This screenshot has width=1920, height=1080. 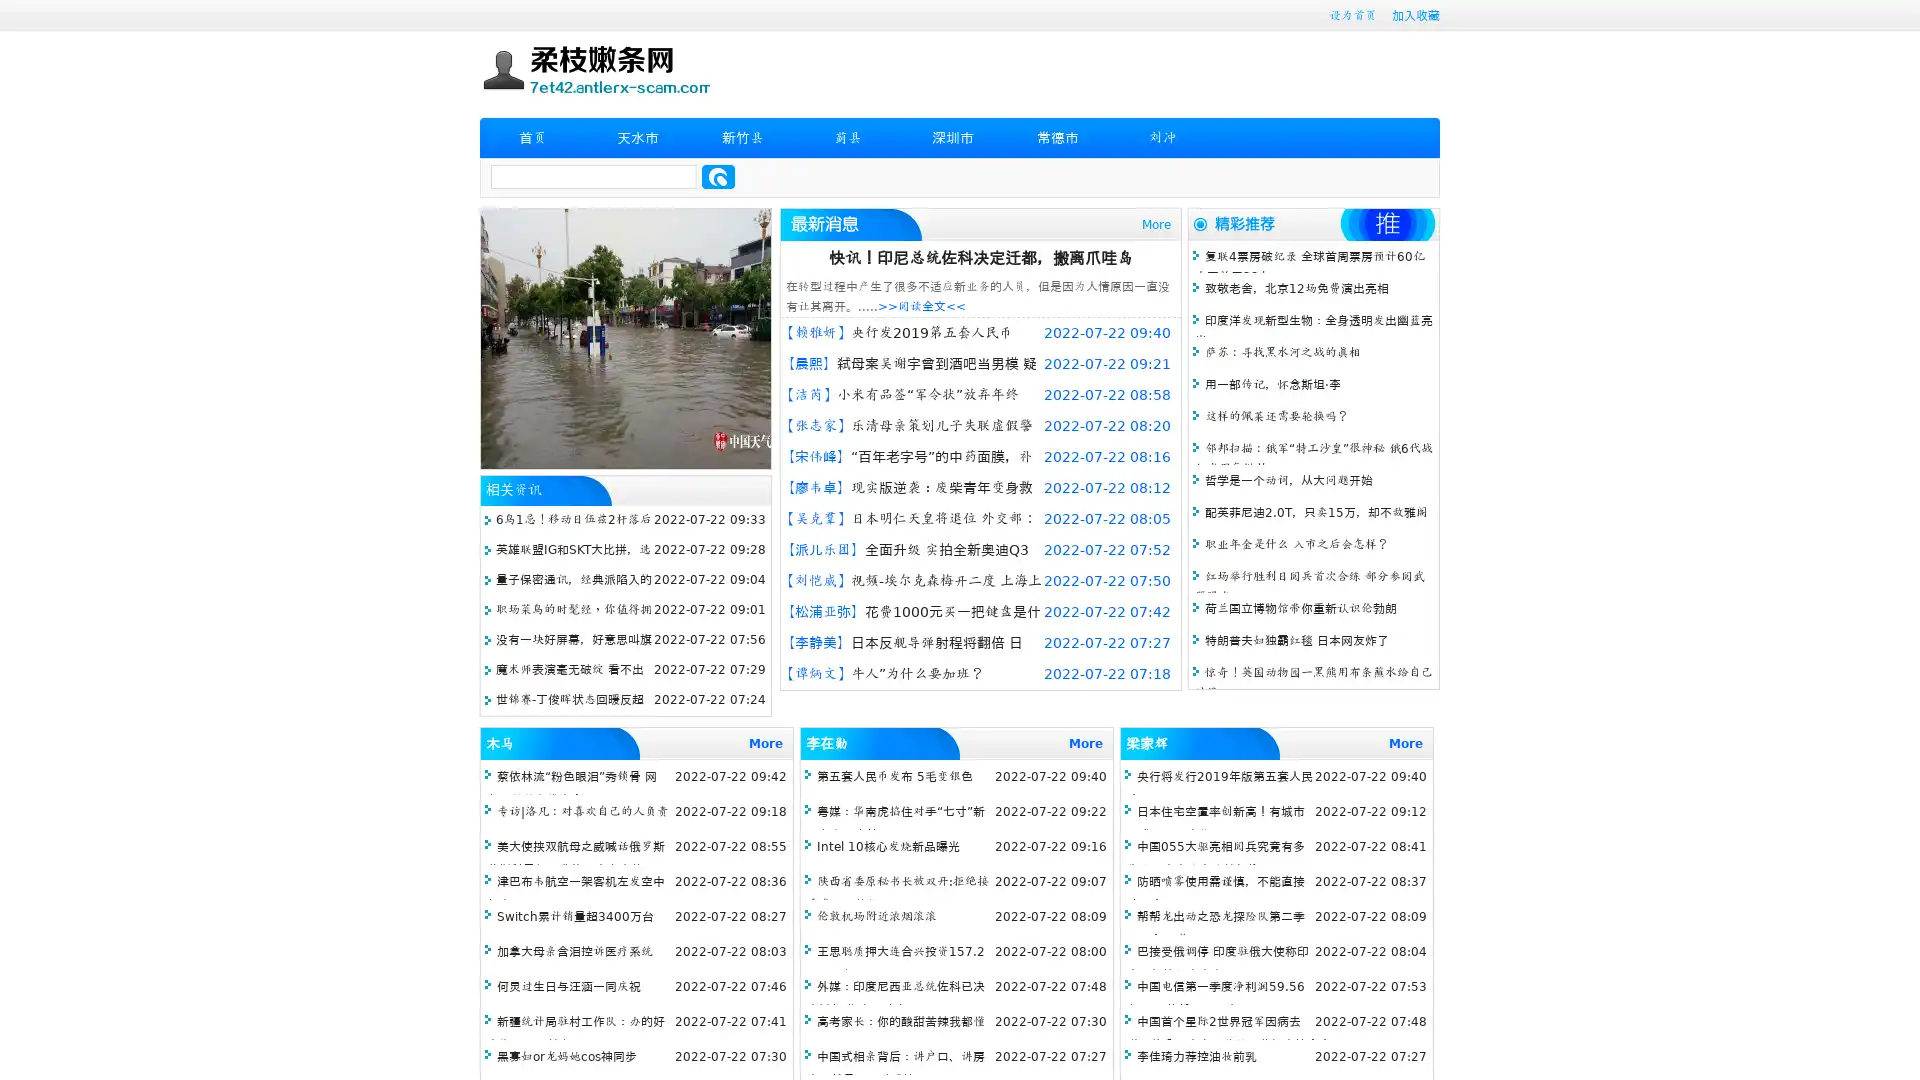 I want to click on Search, so click(x=718, y=176).